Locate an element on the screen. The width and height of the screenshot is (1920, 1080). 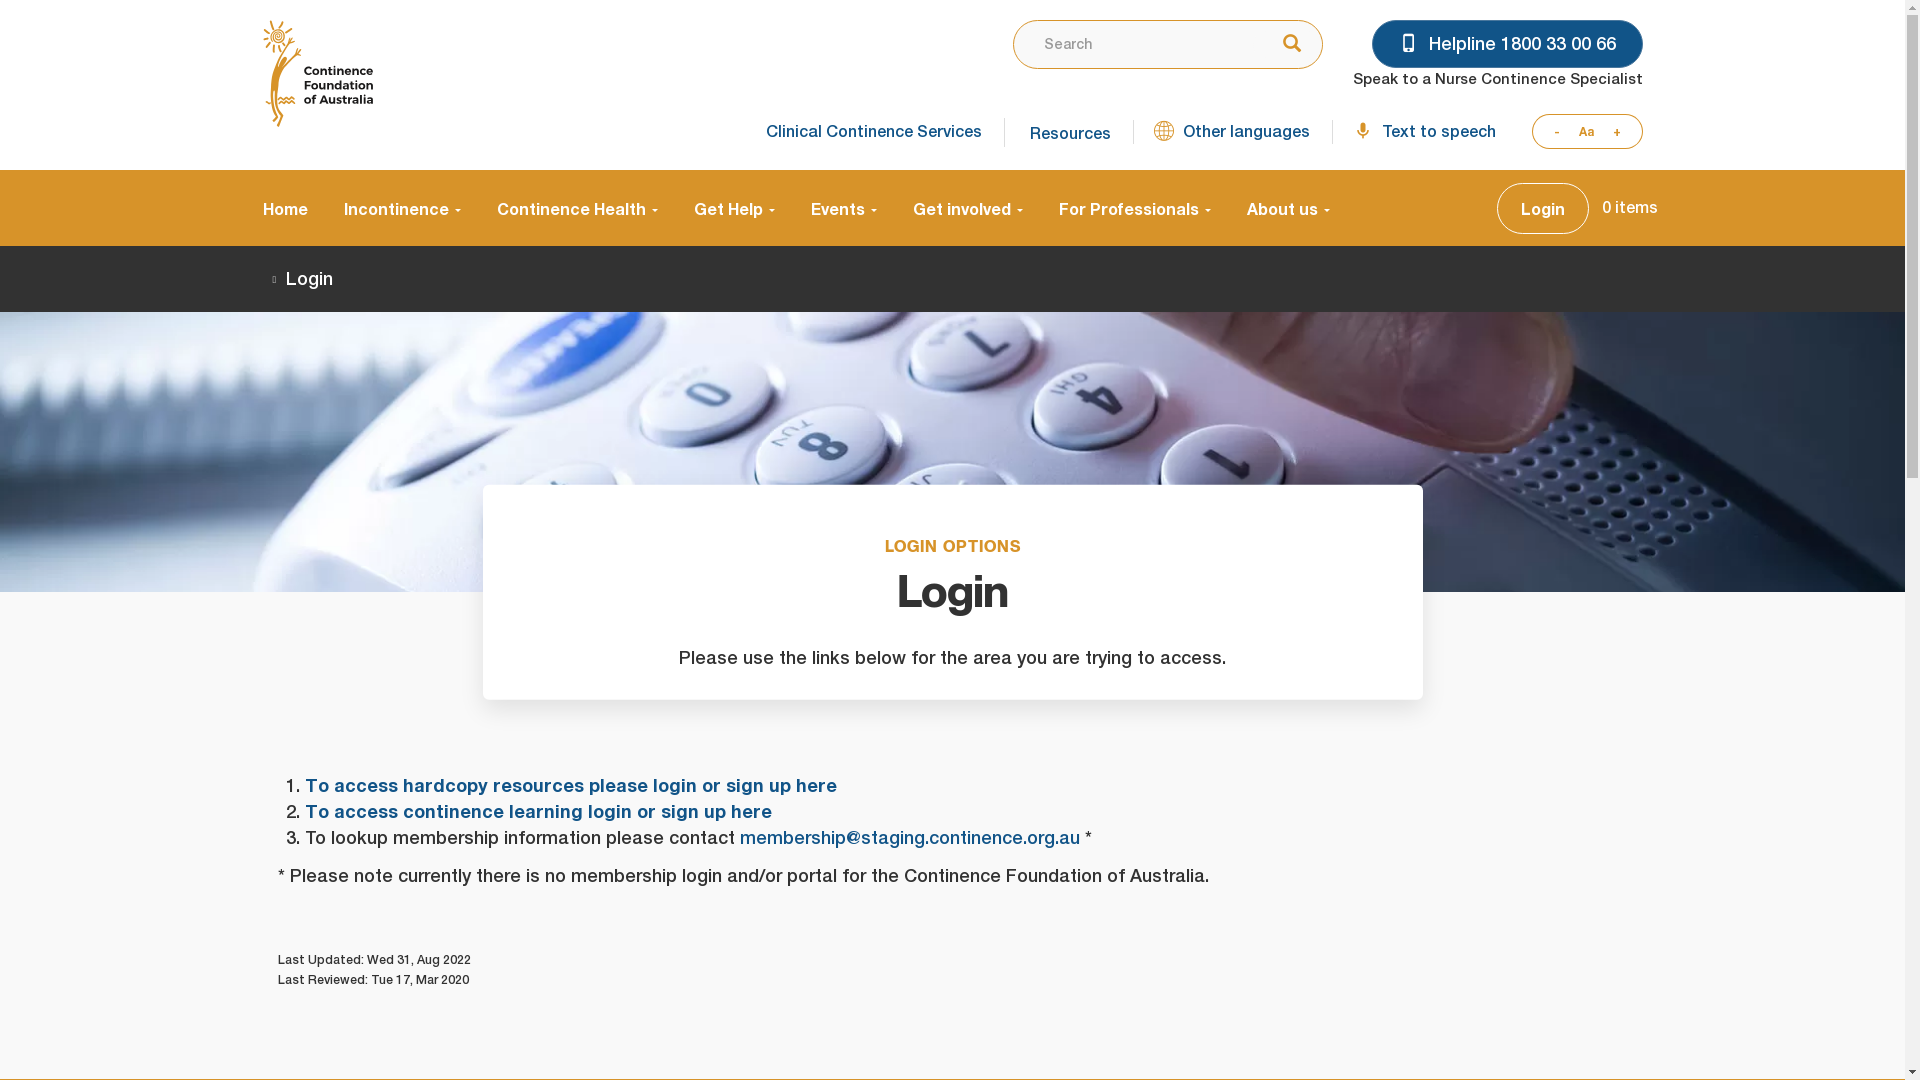
'To access hardcopy resources please login or sign up here' is located at coordinates (569, 784).